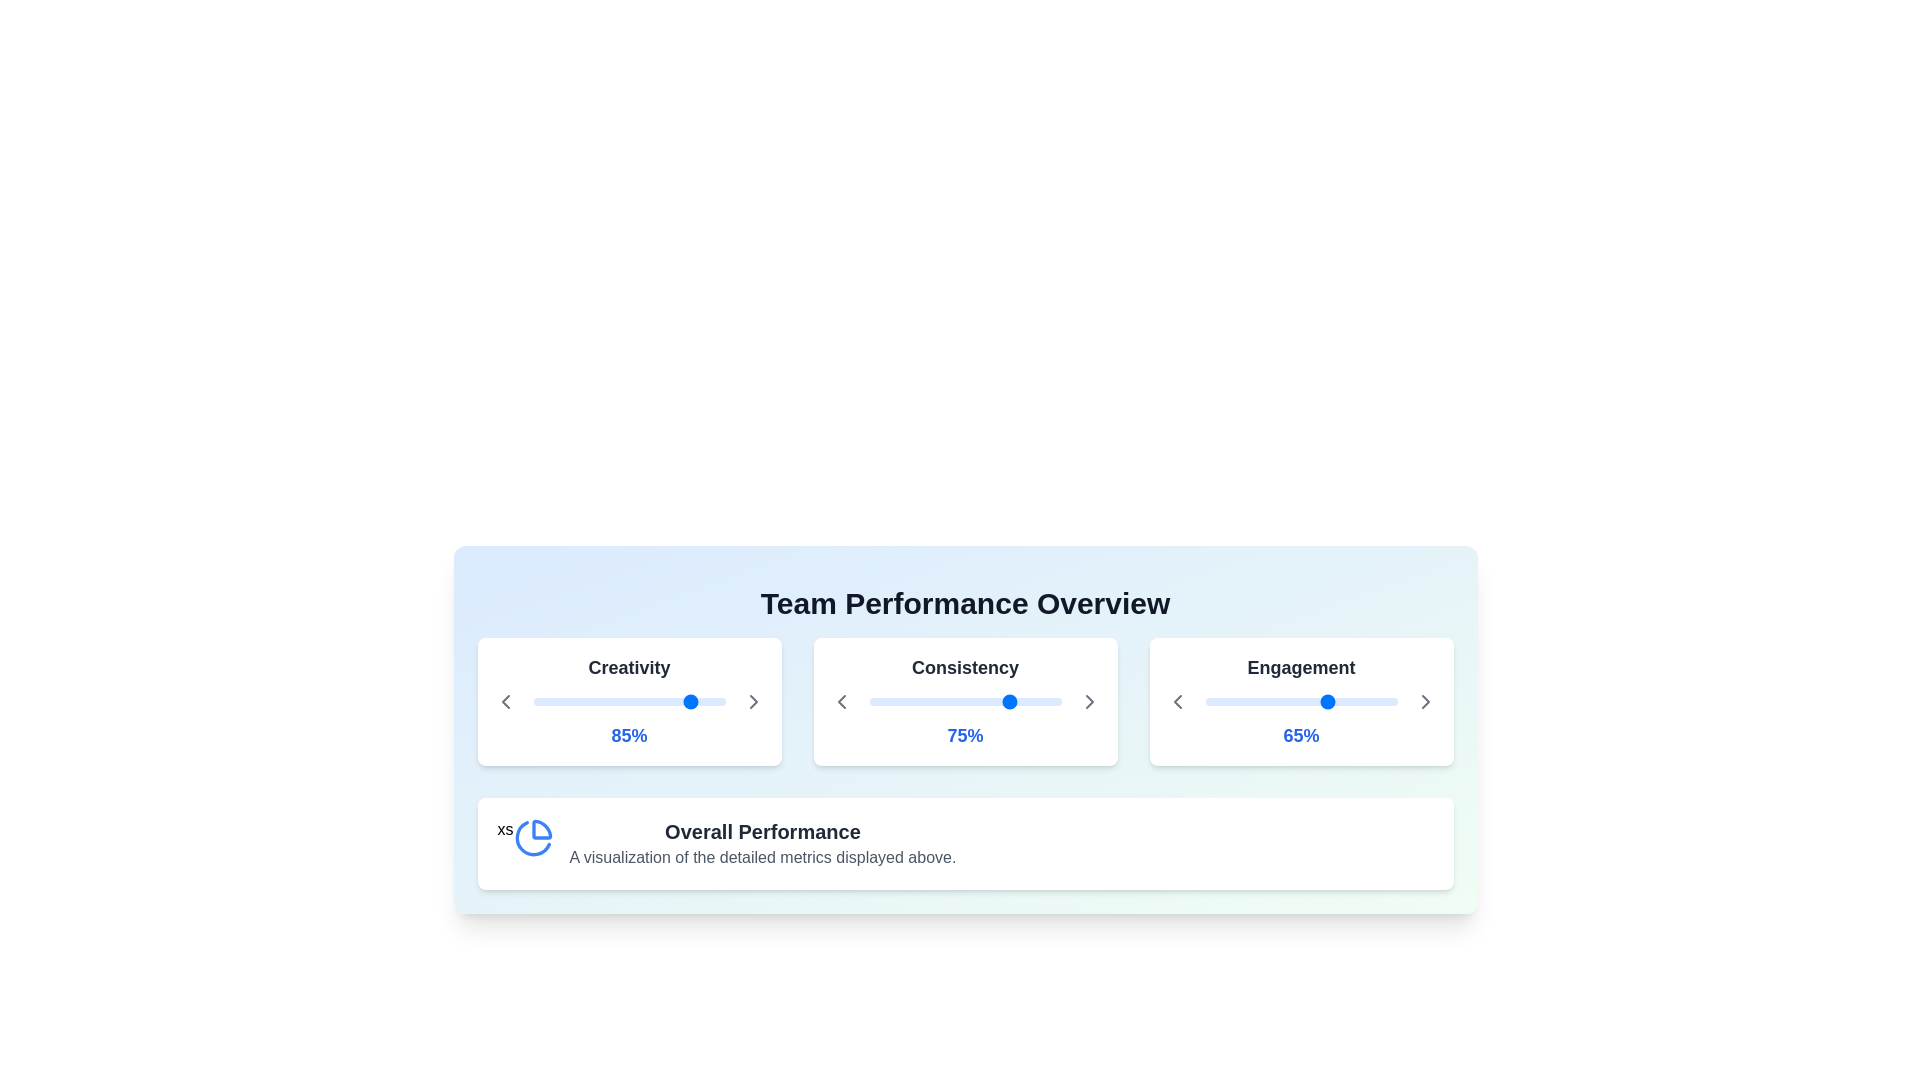  Describe the element at coordinates (692, 701) in the screenshot. I see `the slider value` at that location.